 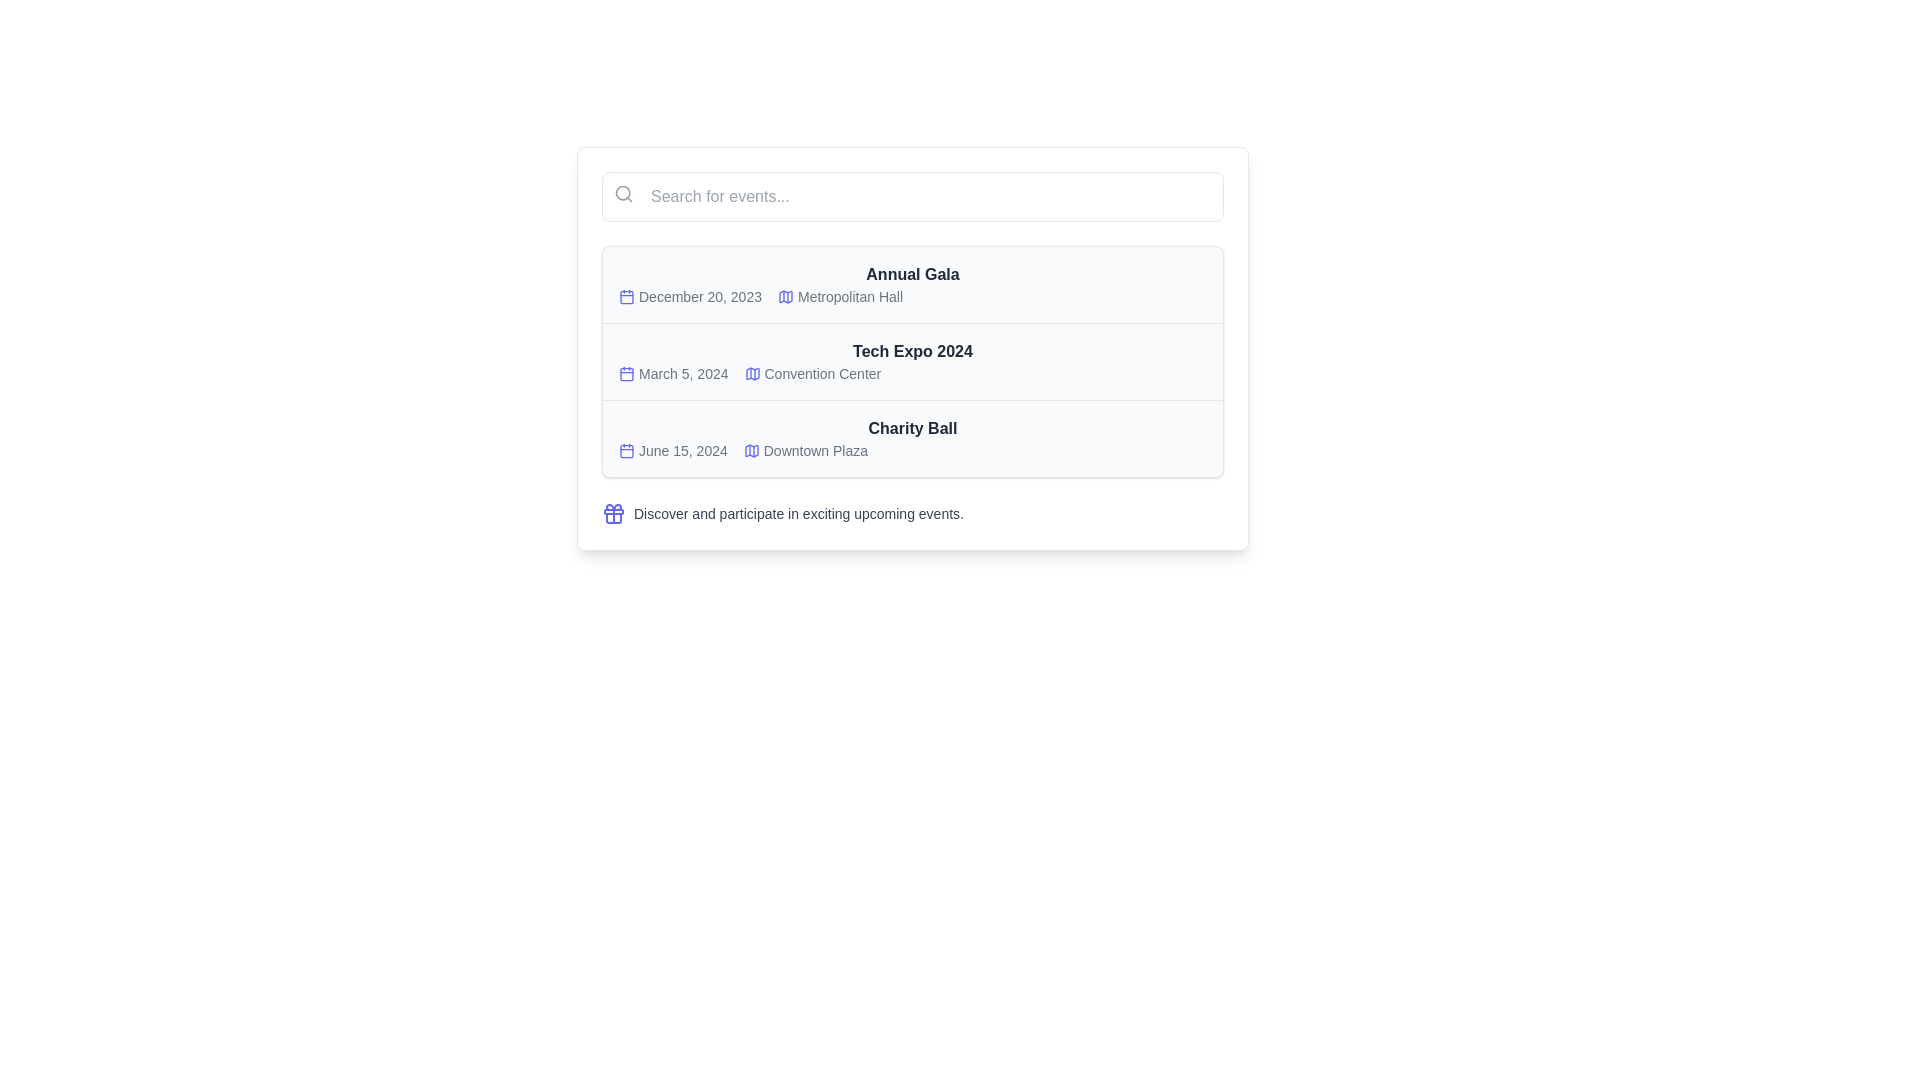 What do you see at coordinates (822, 374) in the screenshot?
I see `text displayed in the venue name label located on the second row of the events list, positioned to the right of the calendar icon and map marker icon, below the 'Tech Expo 2024' title` at bounding box center [822, 374].